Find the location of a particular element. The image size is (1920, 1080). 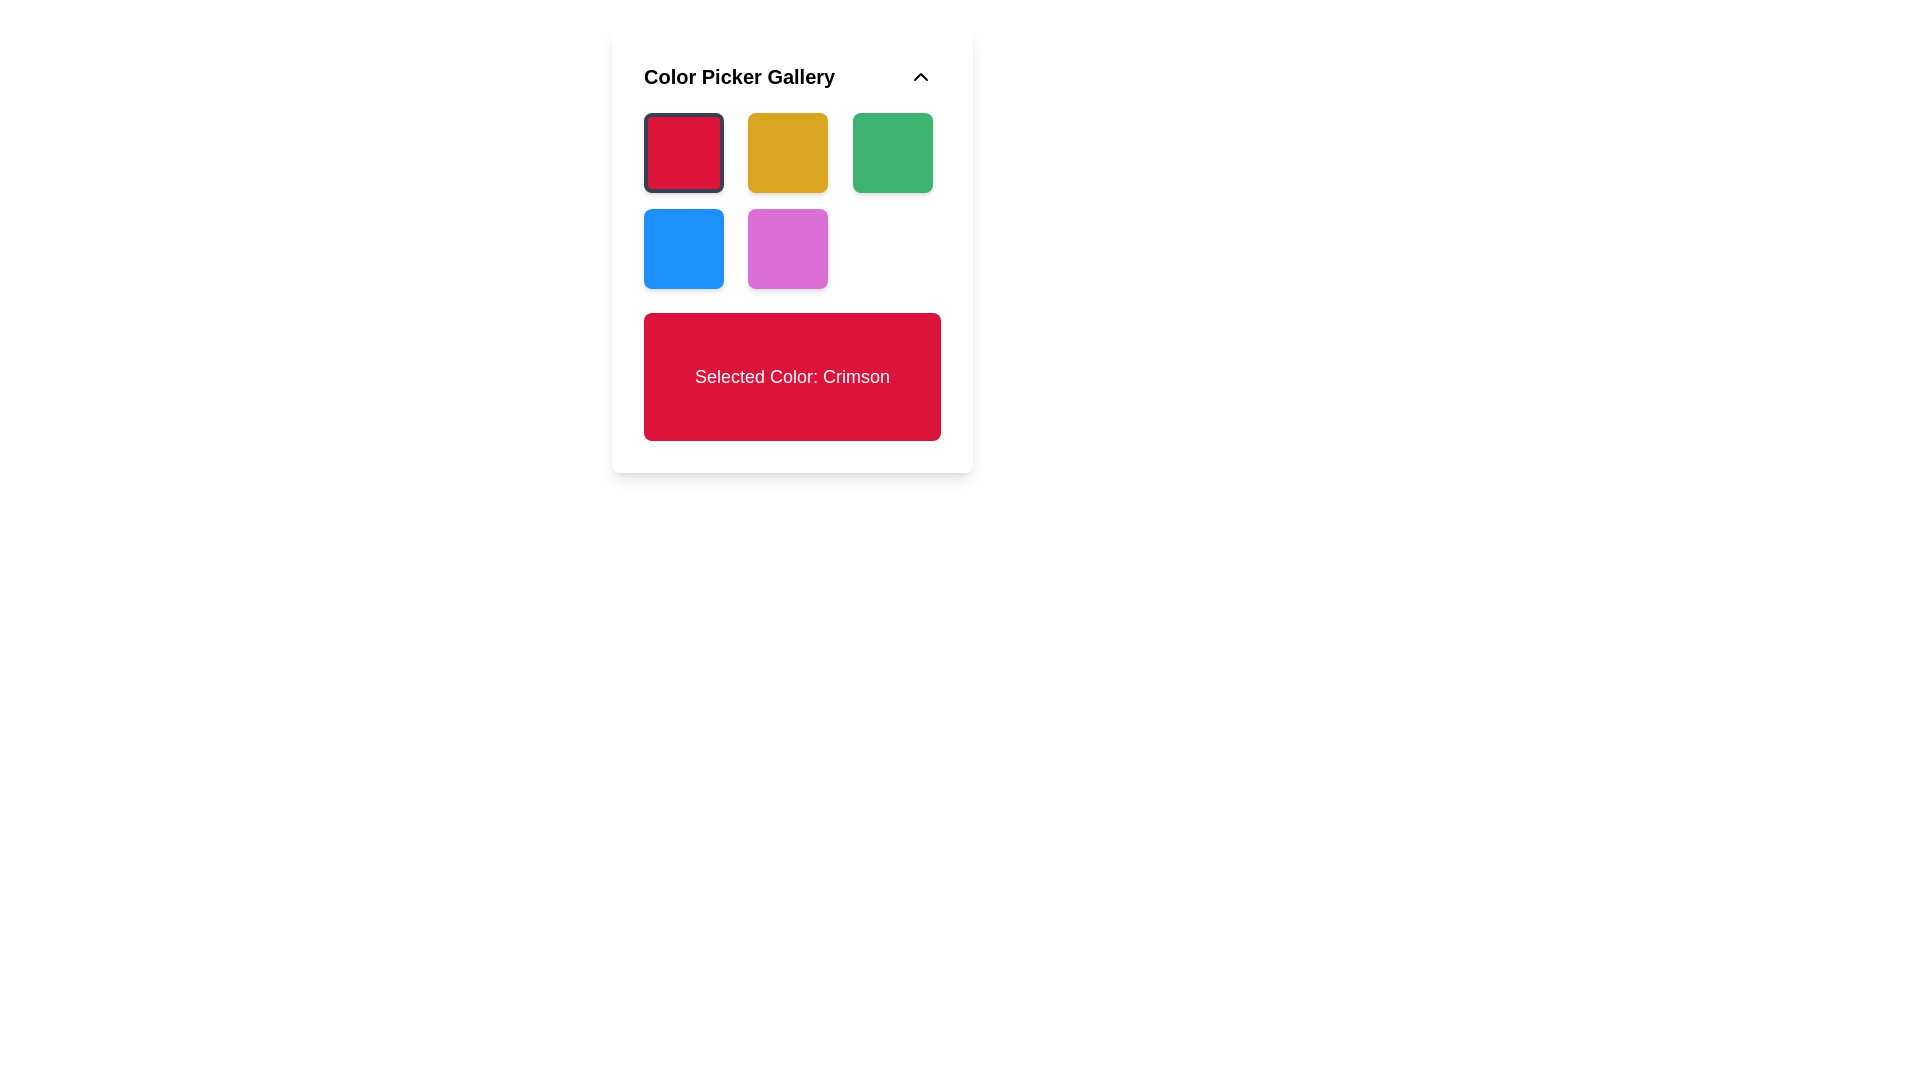

the green square button with rounded corners, which is the third item in the first row of a 3x2 grid layout is located at coordinates (891, 152).